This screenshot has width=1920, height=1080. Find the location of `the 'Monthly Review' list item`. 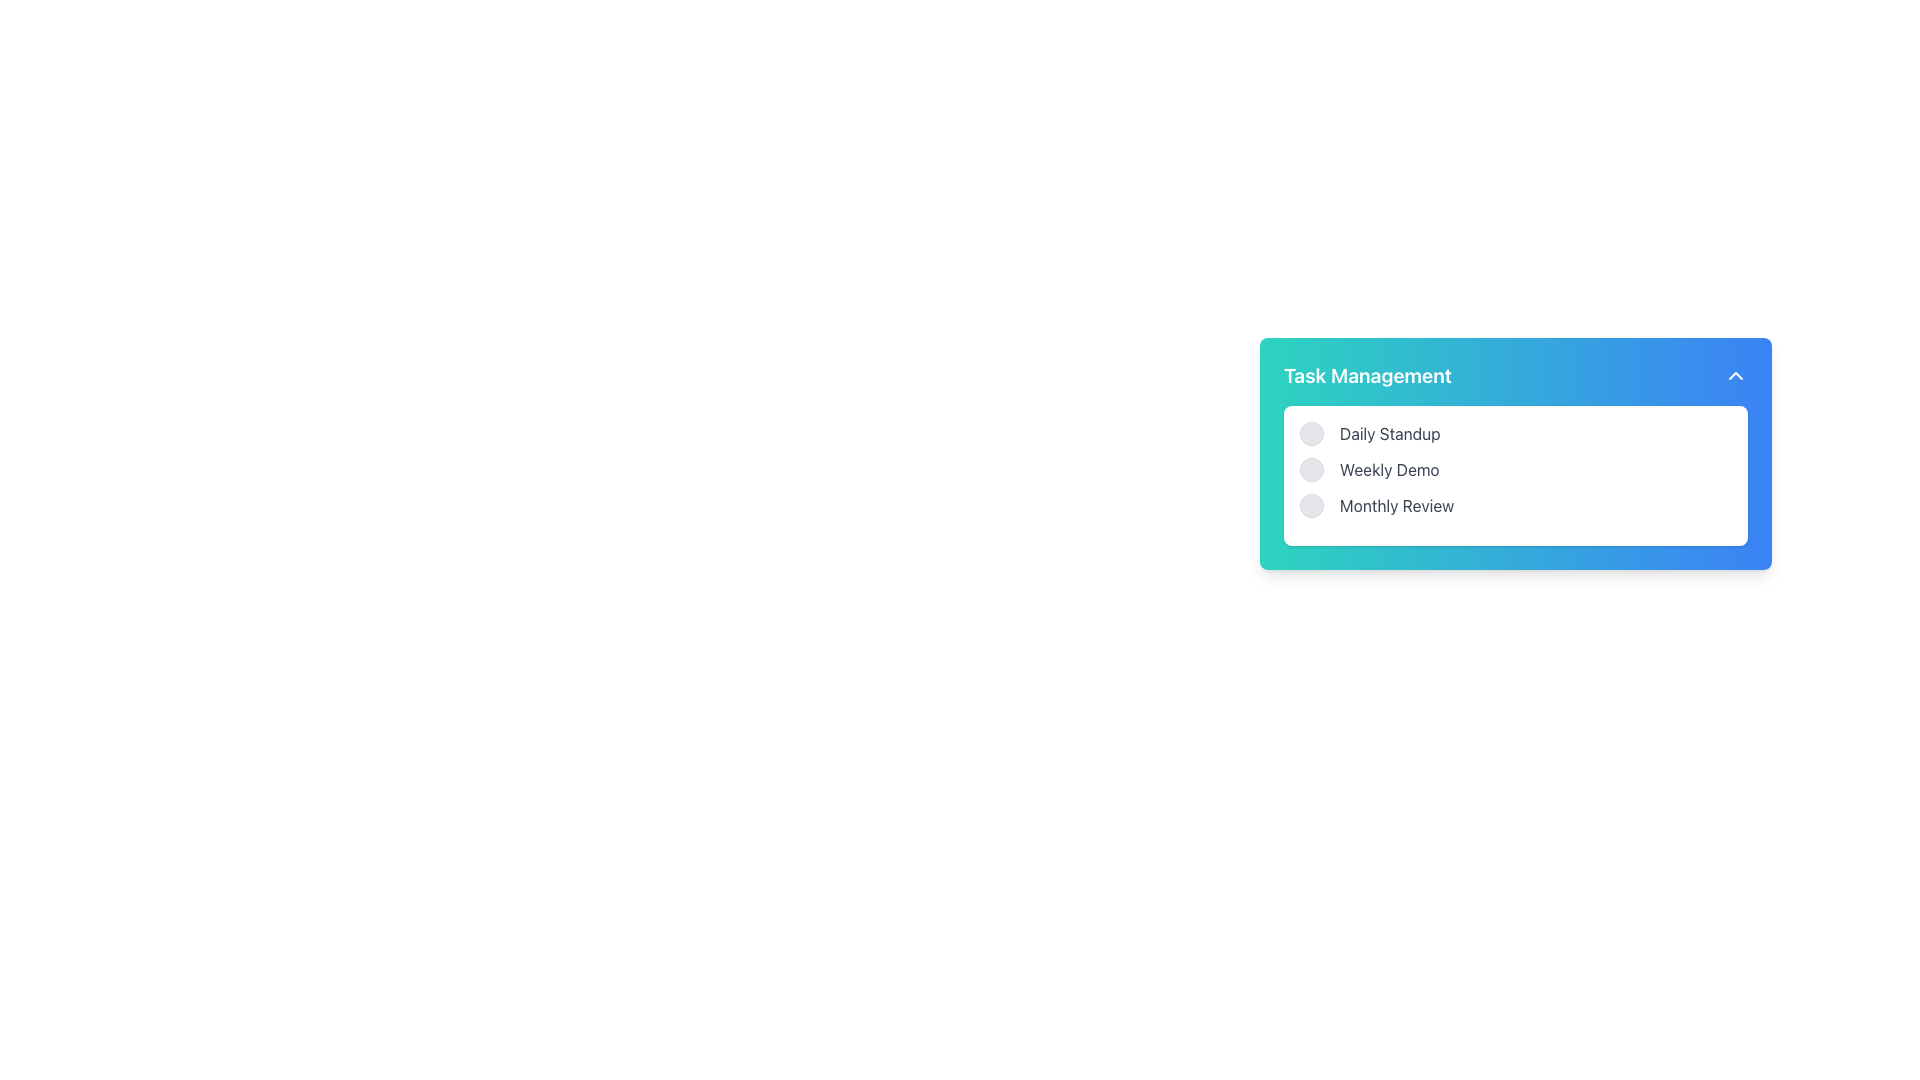

the 'Monthly Review' list item is located at coordinates (1516, 504).